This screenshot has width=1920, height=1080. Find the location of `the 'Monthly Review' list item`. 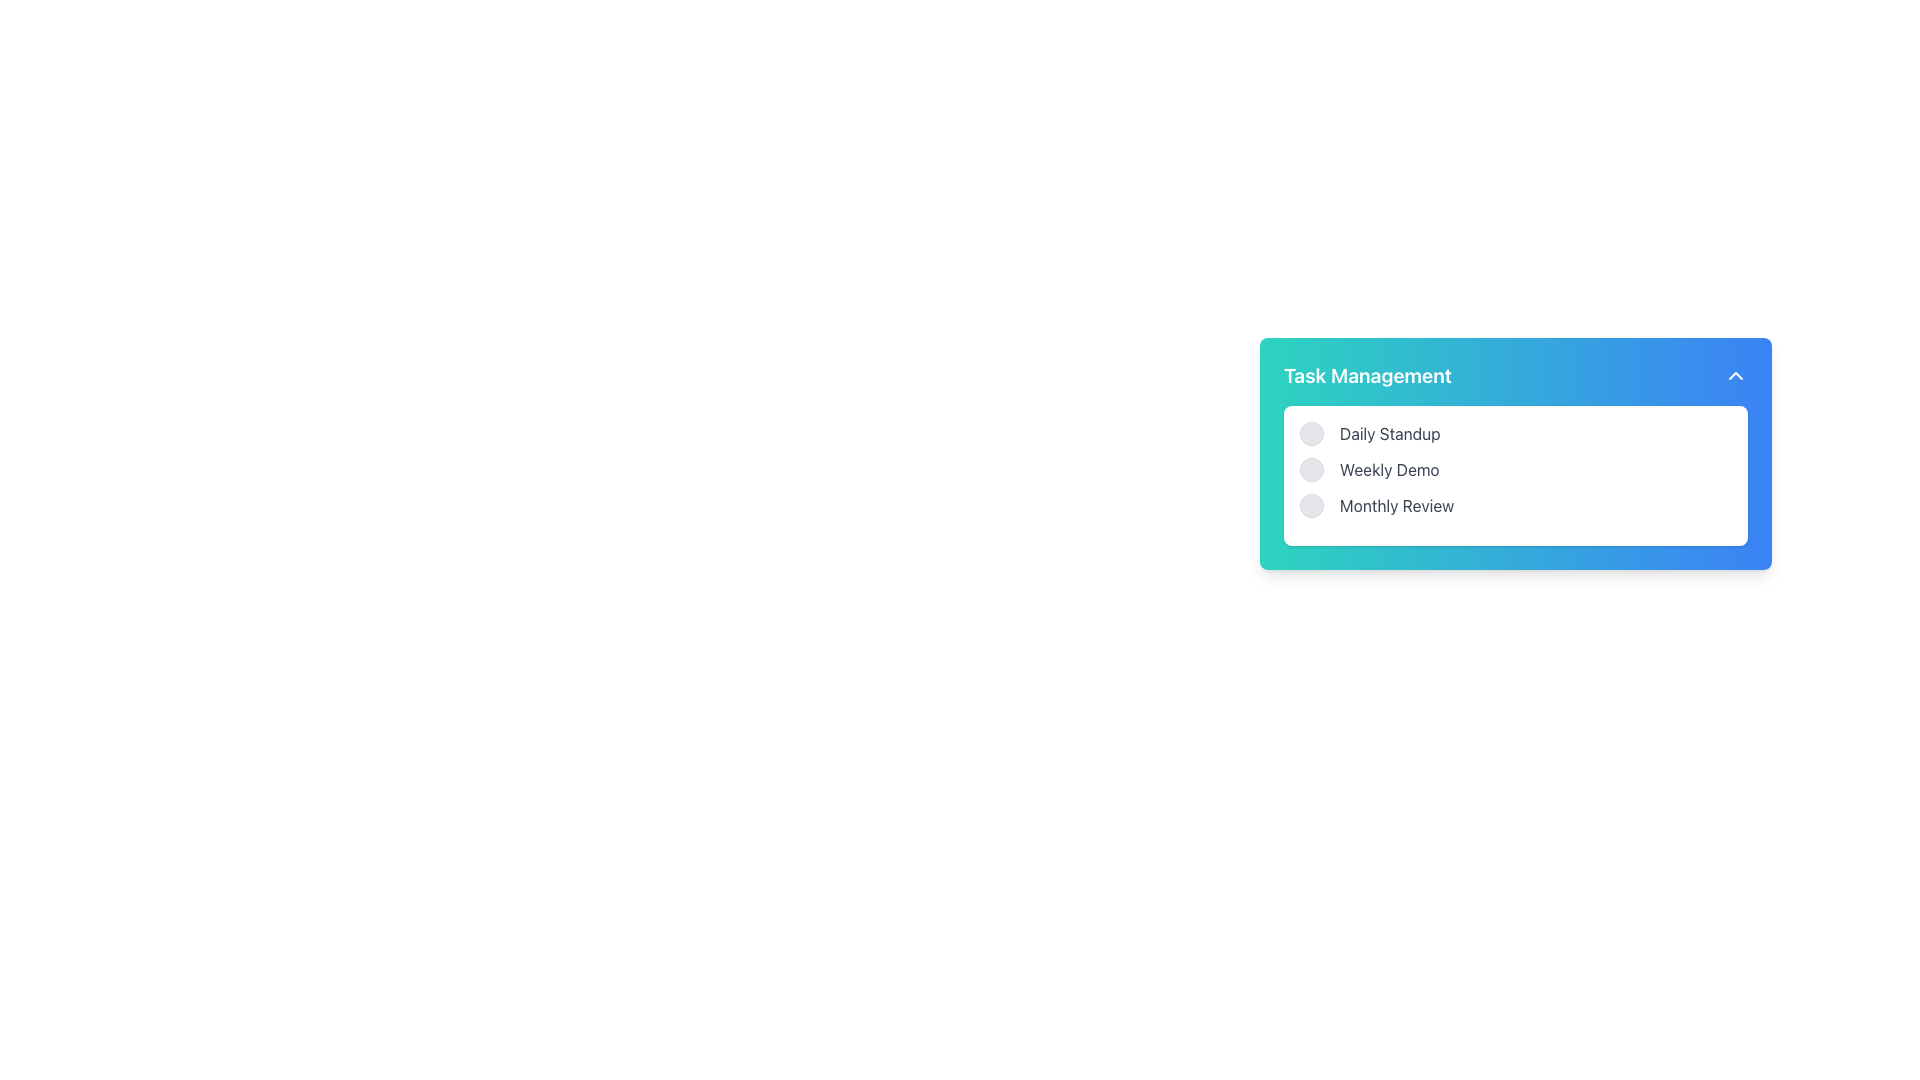

the 'Monthly Review' list item is located at coordinates (1516, 504).